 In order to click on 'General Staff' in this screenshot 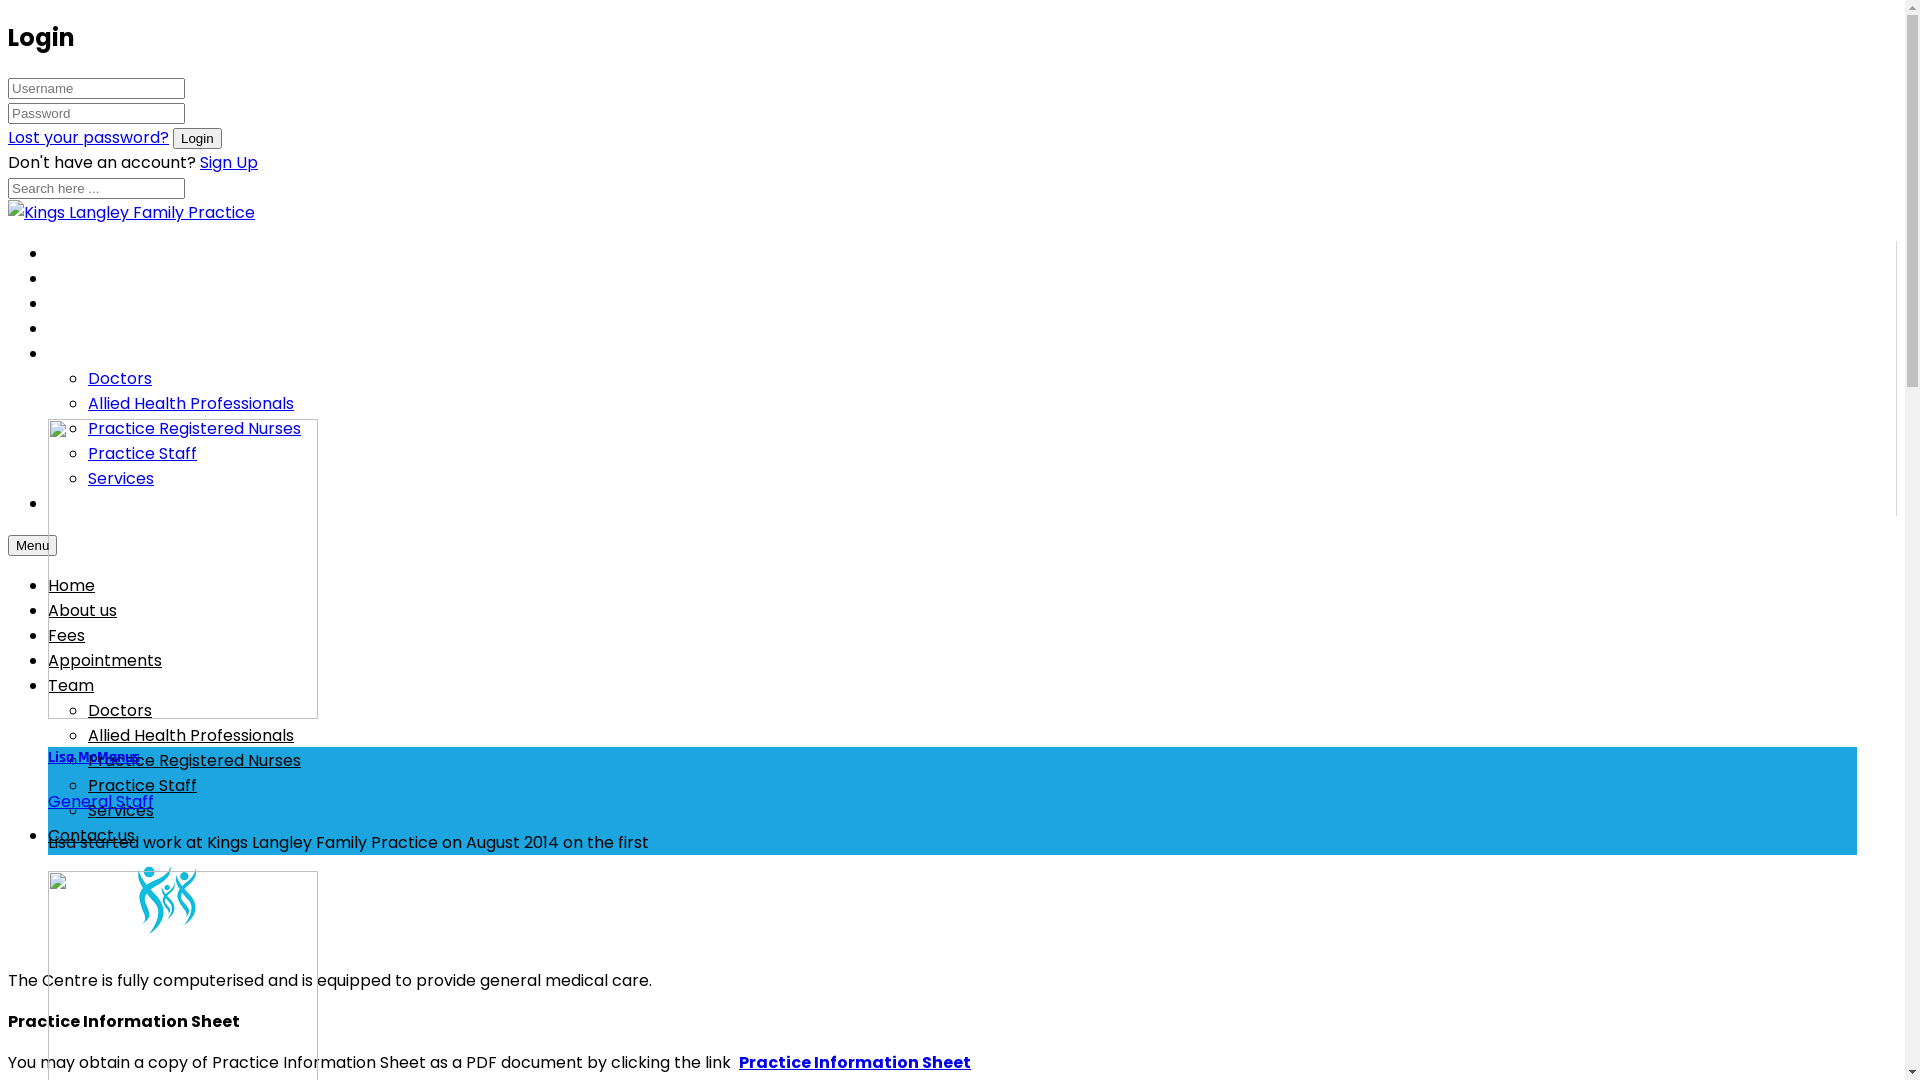, I will do `click(99, 800)`.